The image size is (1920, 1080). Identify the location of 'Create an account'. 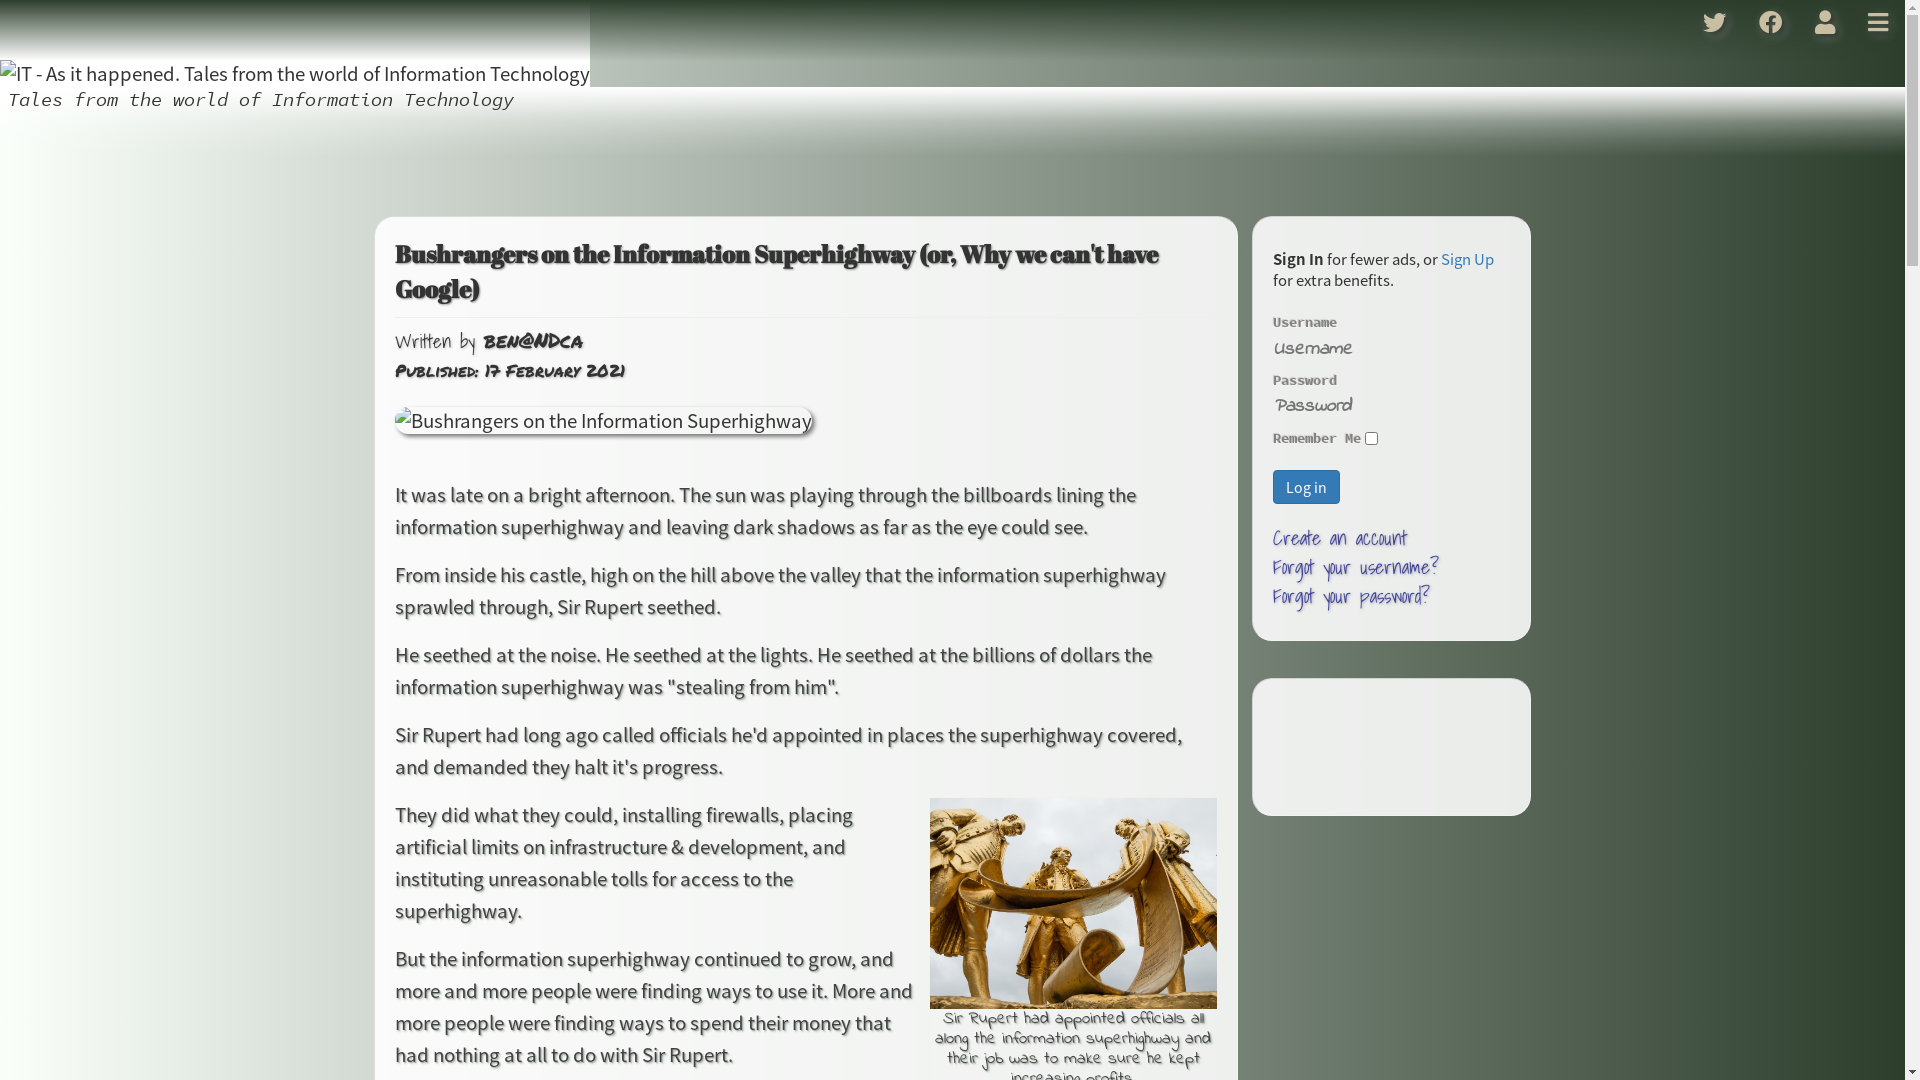
(1339, 536).